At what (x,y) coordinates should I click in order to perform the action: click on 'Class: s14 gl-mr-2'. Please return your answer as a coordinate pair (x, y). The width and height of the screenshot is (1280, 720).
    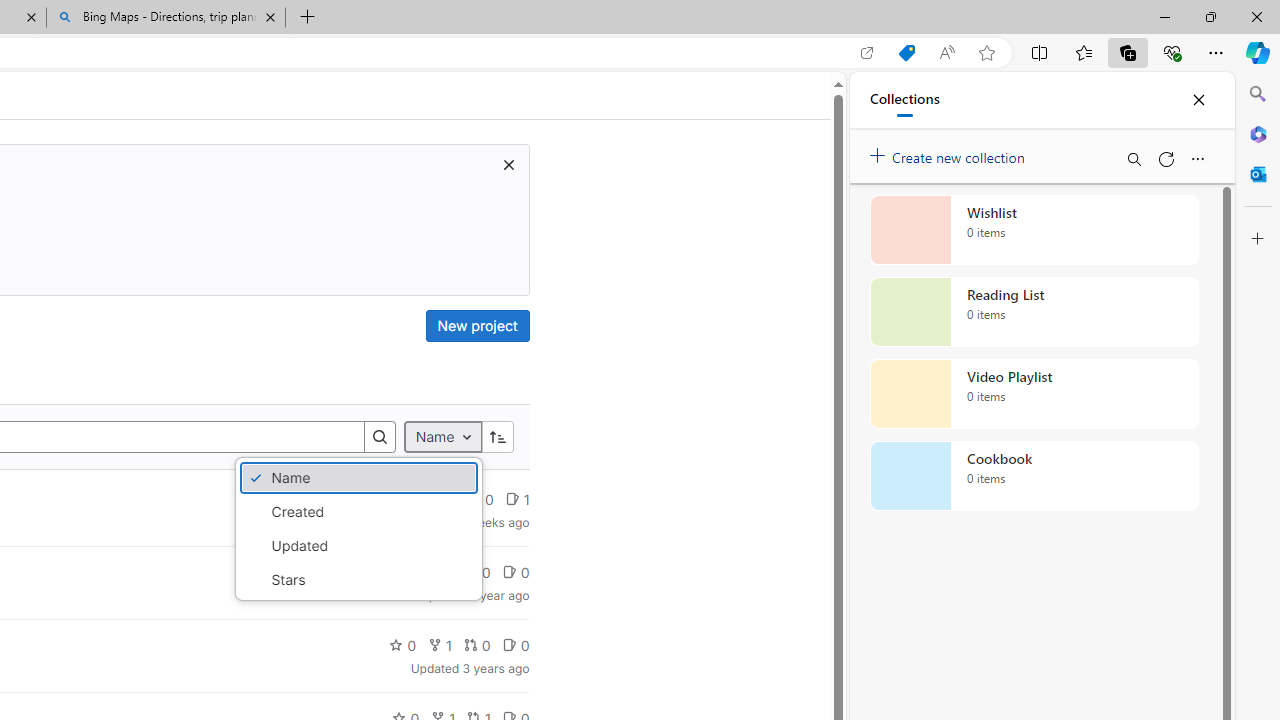
    Looking at the image, I should click on (509, 645).